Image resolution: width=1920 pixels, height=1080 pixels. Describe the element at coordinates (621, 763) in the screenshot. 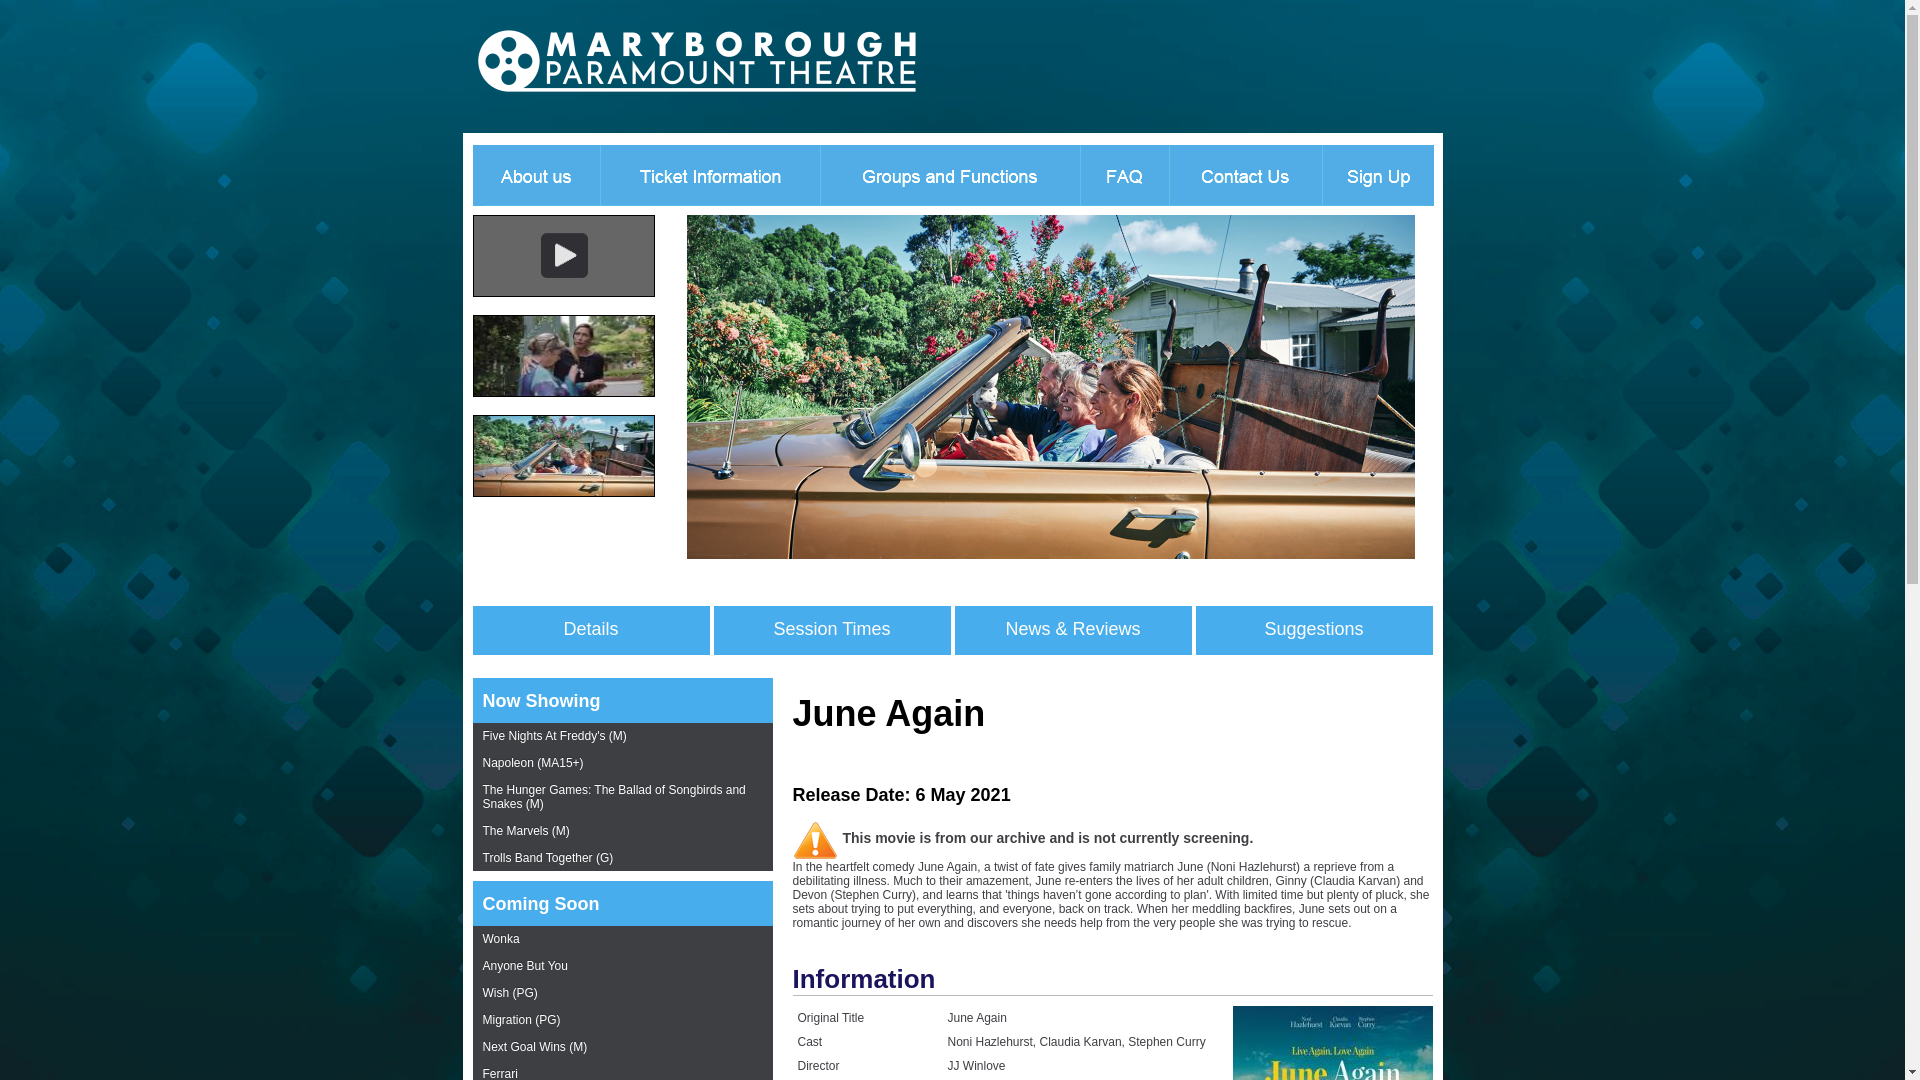

I see `'Napoleon (MA15+)'` at that location.